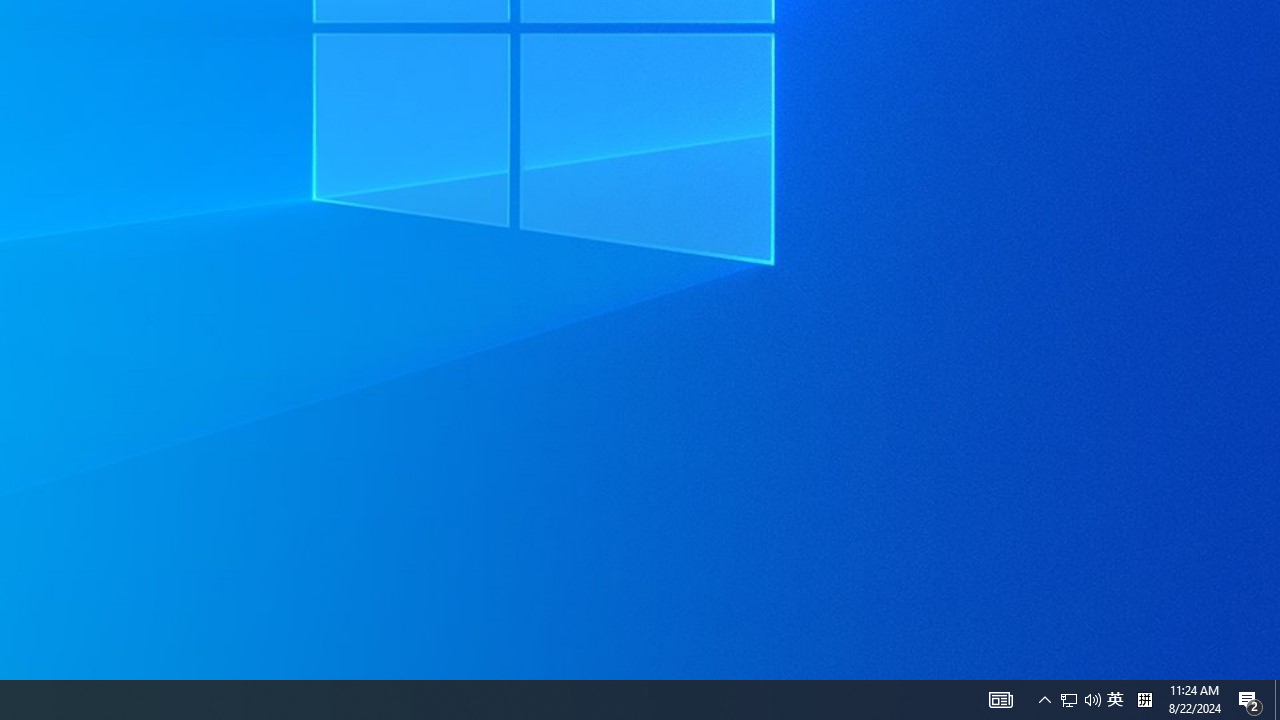 This screenshot has height=720, width=1280. What do you see at coordinates (1044, 698) in the screenshot?
I see `'Q2790: 100%'` at bounding box center [1044, 698].